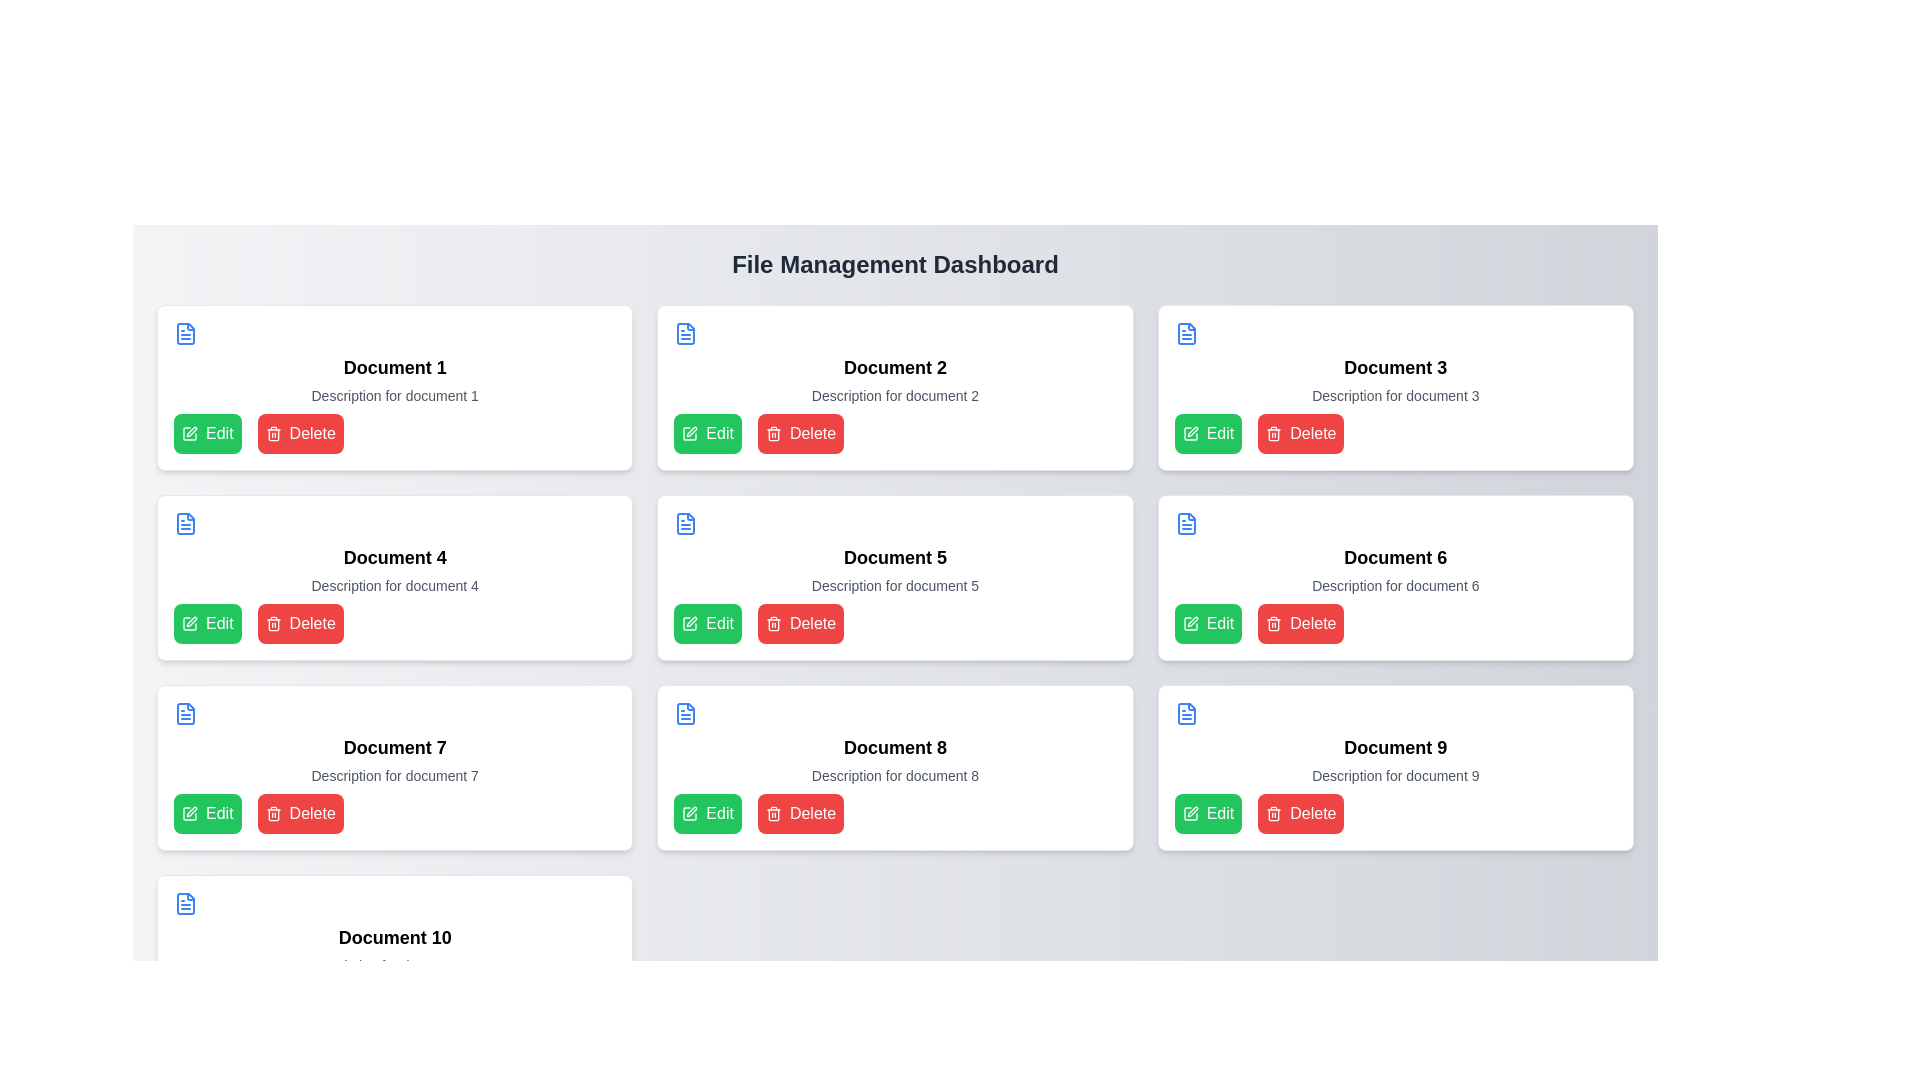 The image size is (1920, 1080). Describe the element at coordinates (272, 433) in the screenshot. I see `the delete icon located to the left of the 'Delete' label in the 'Delete' button for 'Document 1'` at that location.